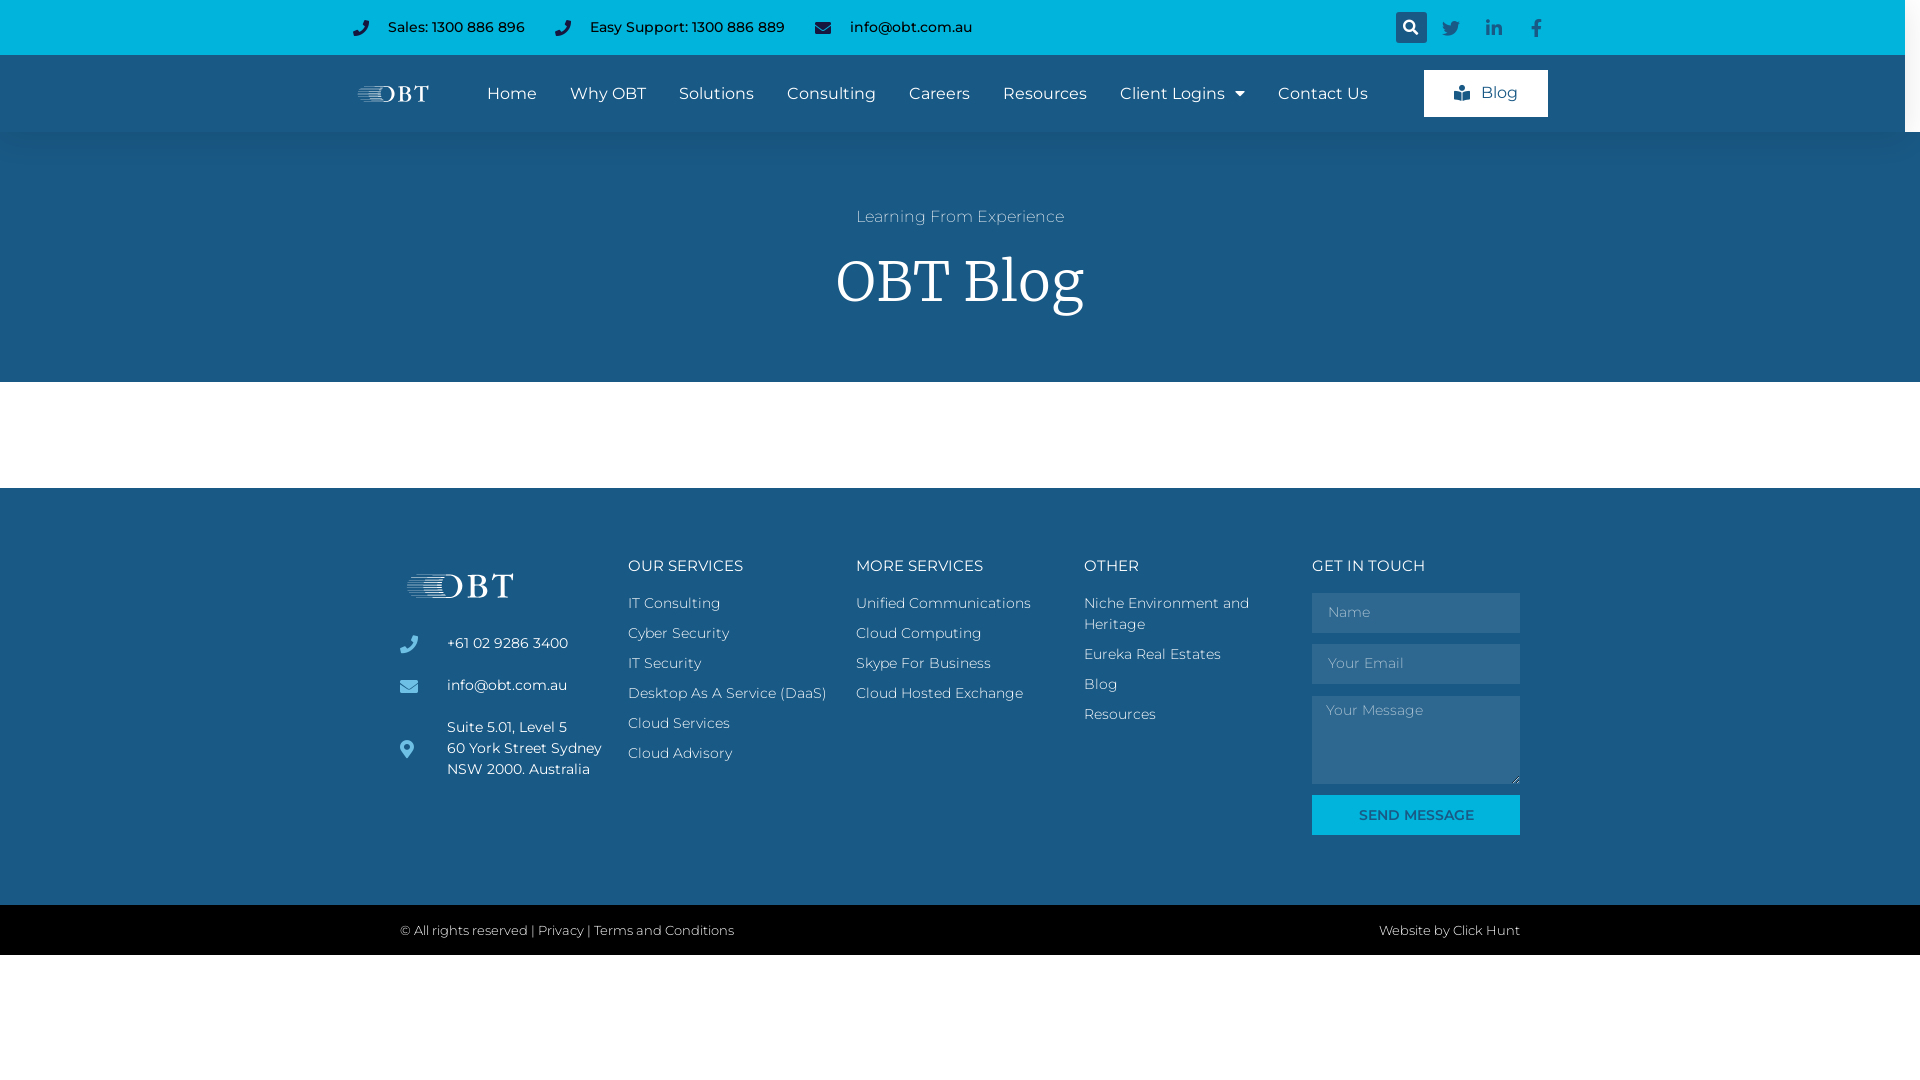 This screenshot has height=1080, width=1920. Describe the element at coordinates (627, 723) in the screenshot. I see `'Cloud Services'` at that location.